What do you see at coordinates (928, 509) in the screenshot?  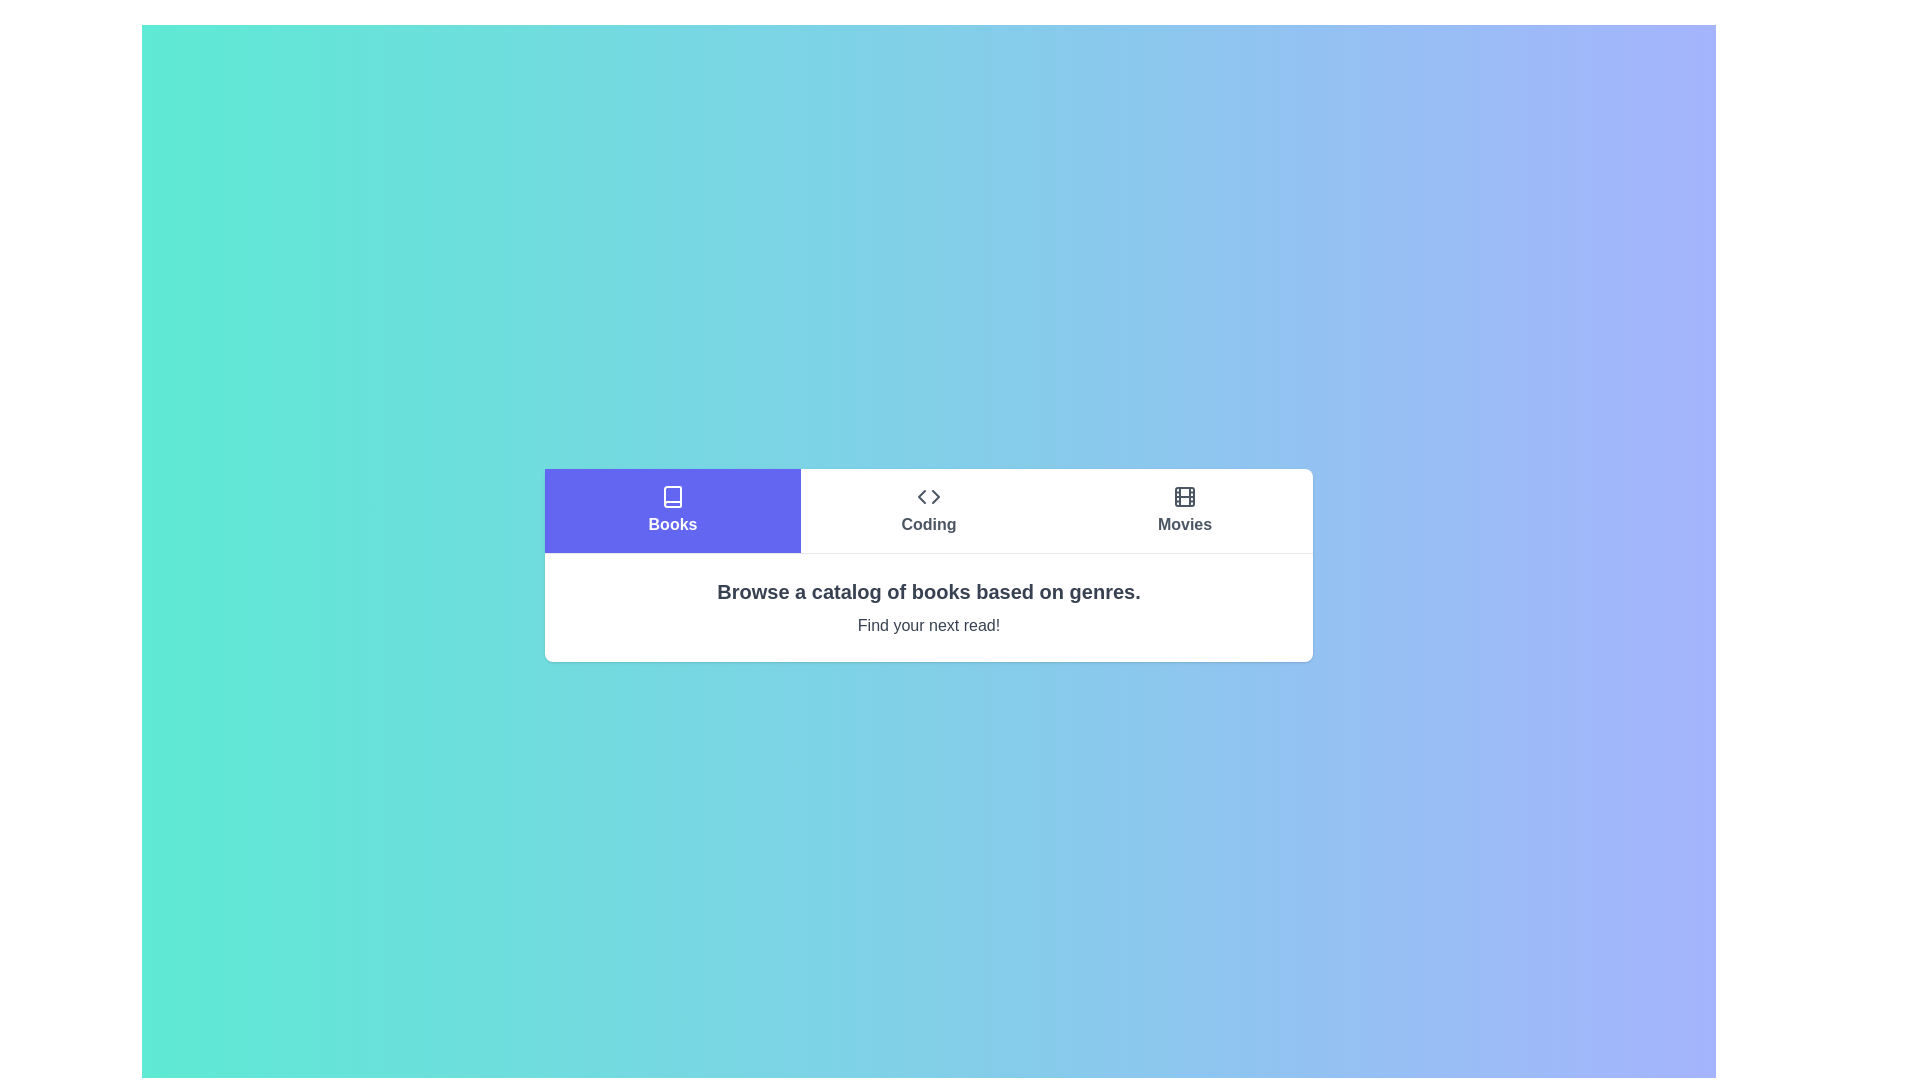 I see `the button labeled Coding to observe its hover state` at bounding box center [928, 509].